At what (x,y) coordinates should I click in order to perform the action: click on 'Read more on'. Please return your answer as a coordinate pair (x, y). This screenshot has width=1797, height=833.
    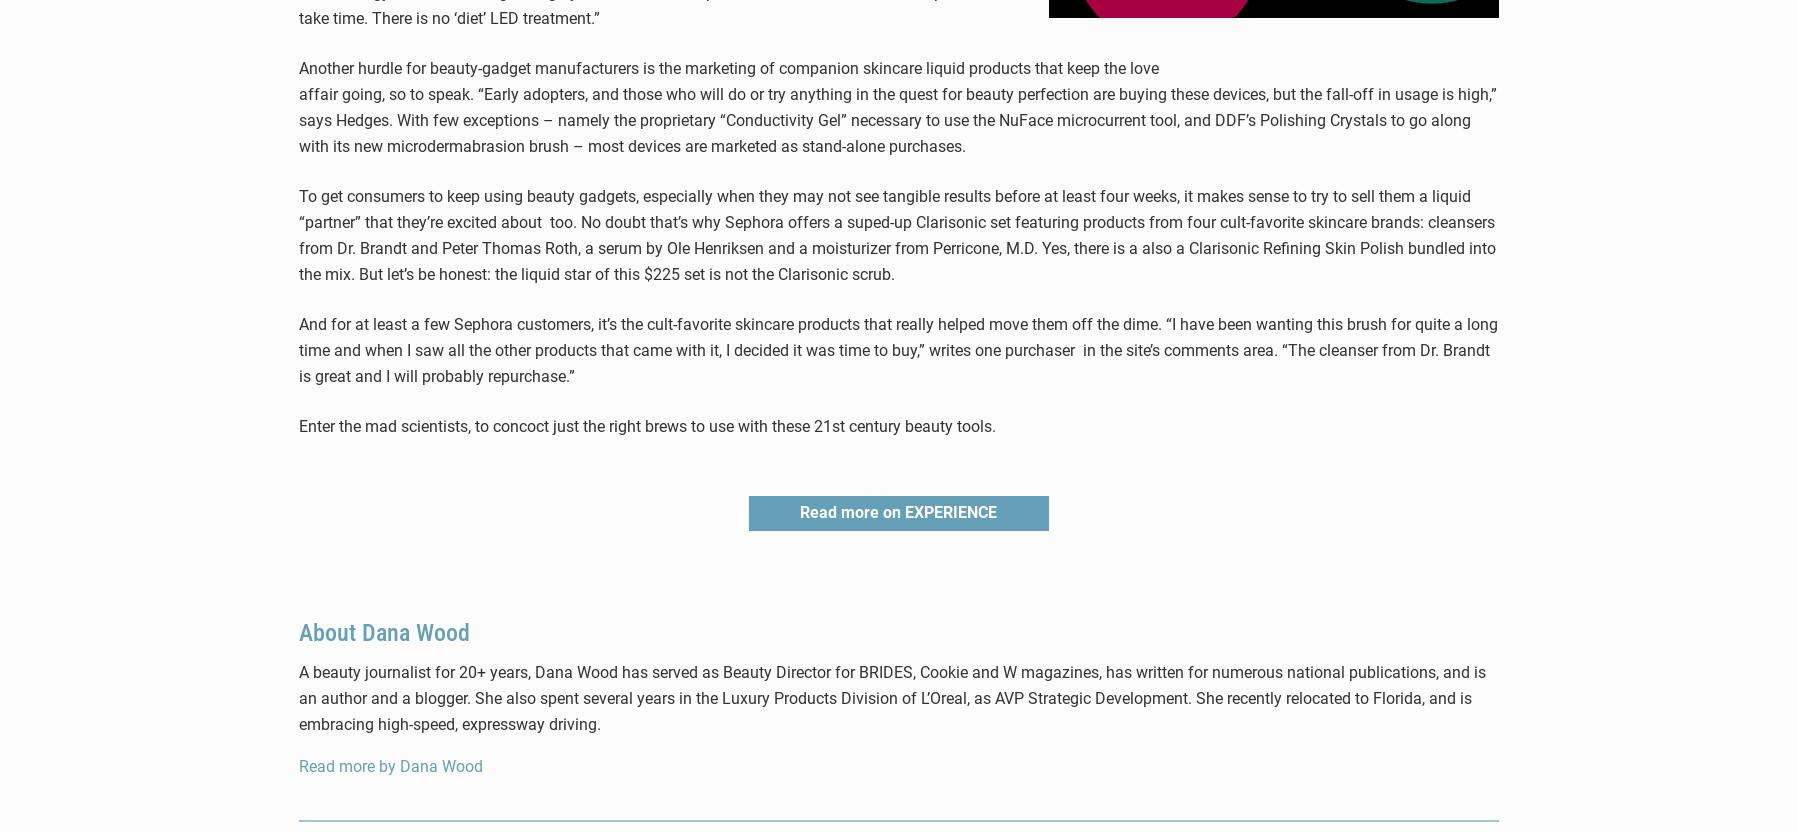
    Looking at the image, I should click on (799, 512).